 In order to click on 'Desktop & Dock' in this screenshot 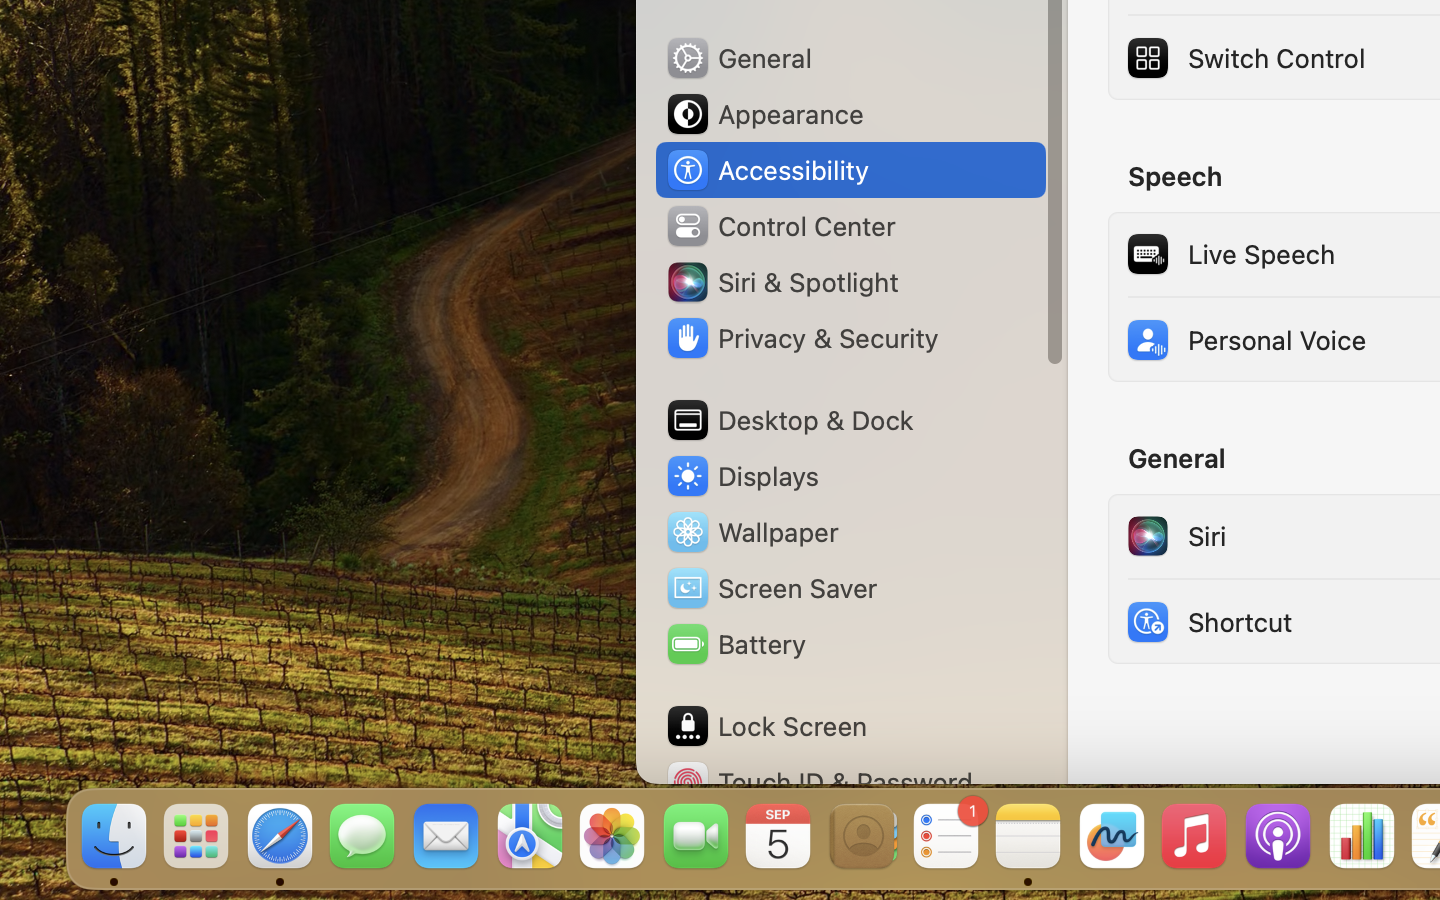, I will do `click(788, 420)`.